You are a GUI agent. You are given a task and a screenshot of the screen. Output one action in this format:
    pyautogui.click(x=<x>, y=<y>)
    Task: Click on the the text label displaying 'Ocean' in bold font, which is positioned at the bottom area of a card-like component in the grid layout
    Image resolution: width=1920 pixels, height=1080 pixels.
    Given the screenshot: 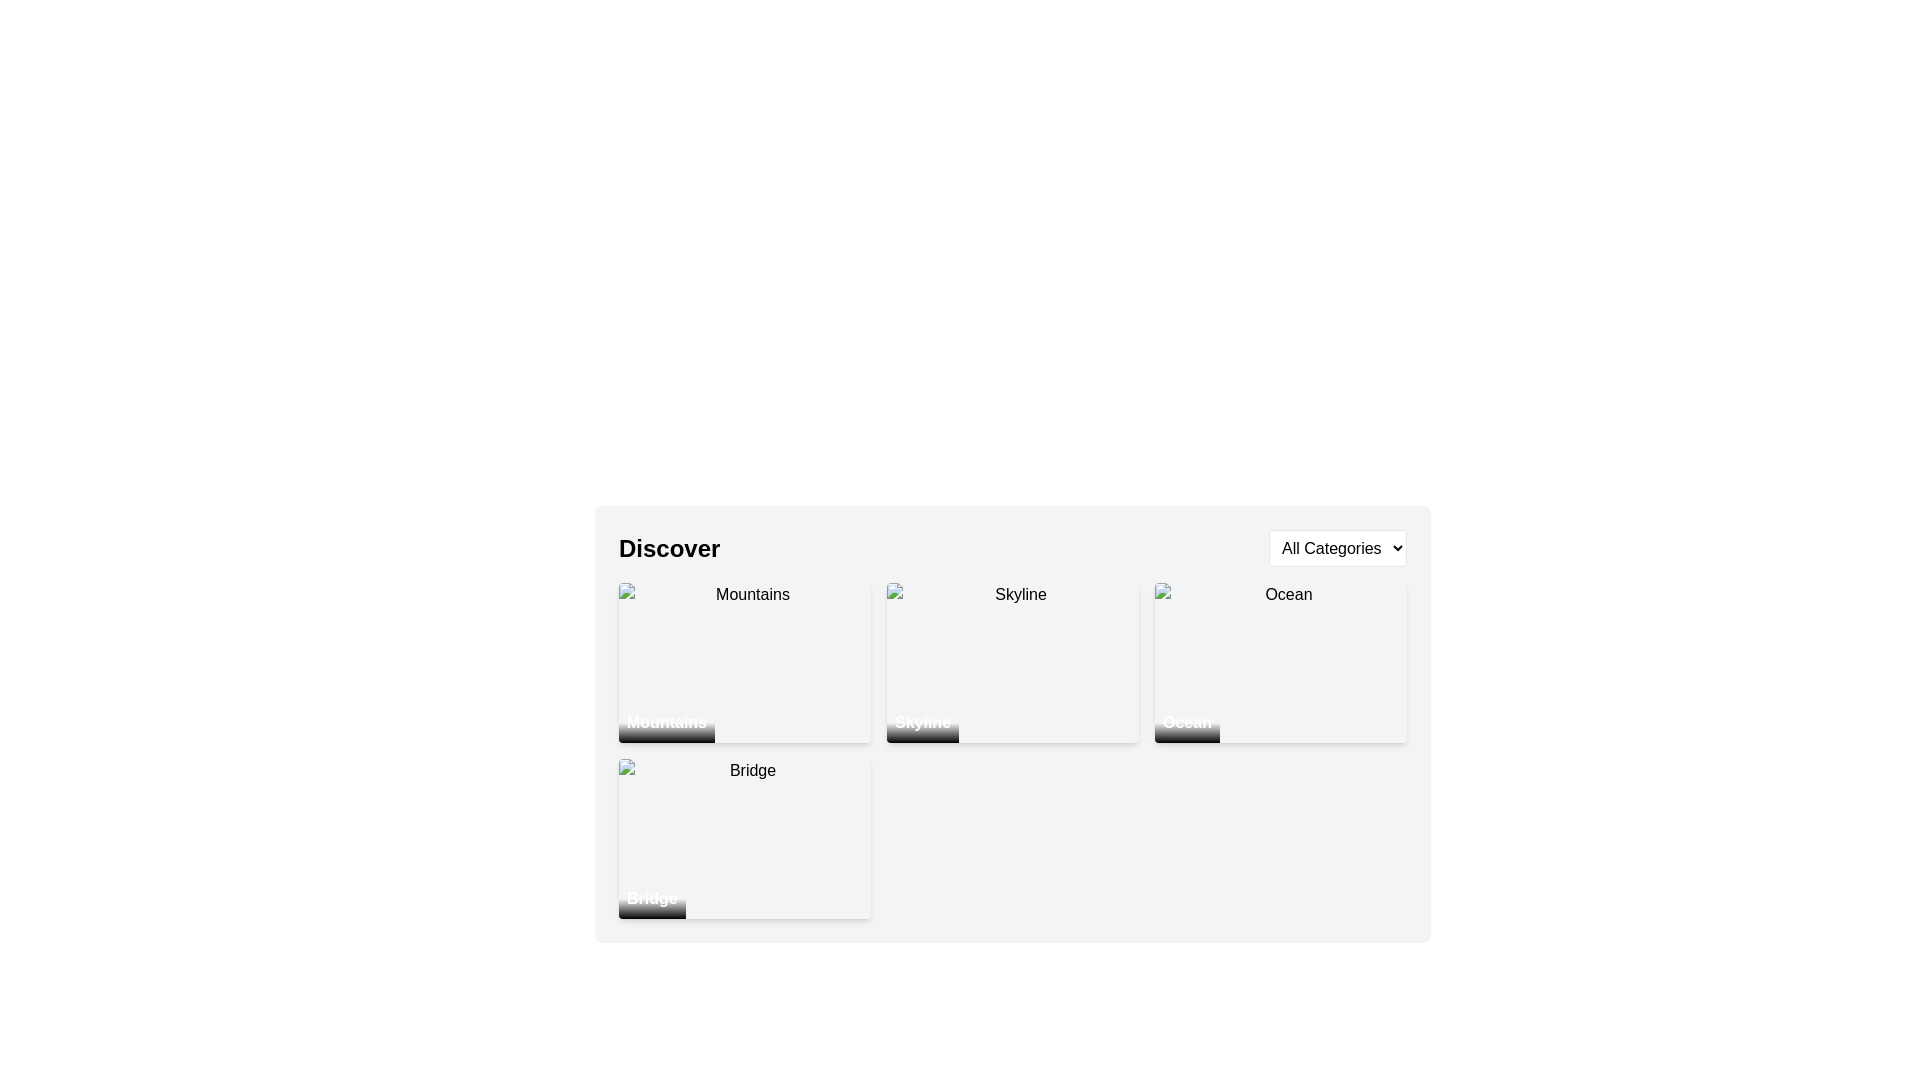 What is the action you would take?
    pyautogui.click(x=1187, y=722)
    